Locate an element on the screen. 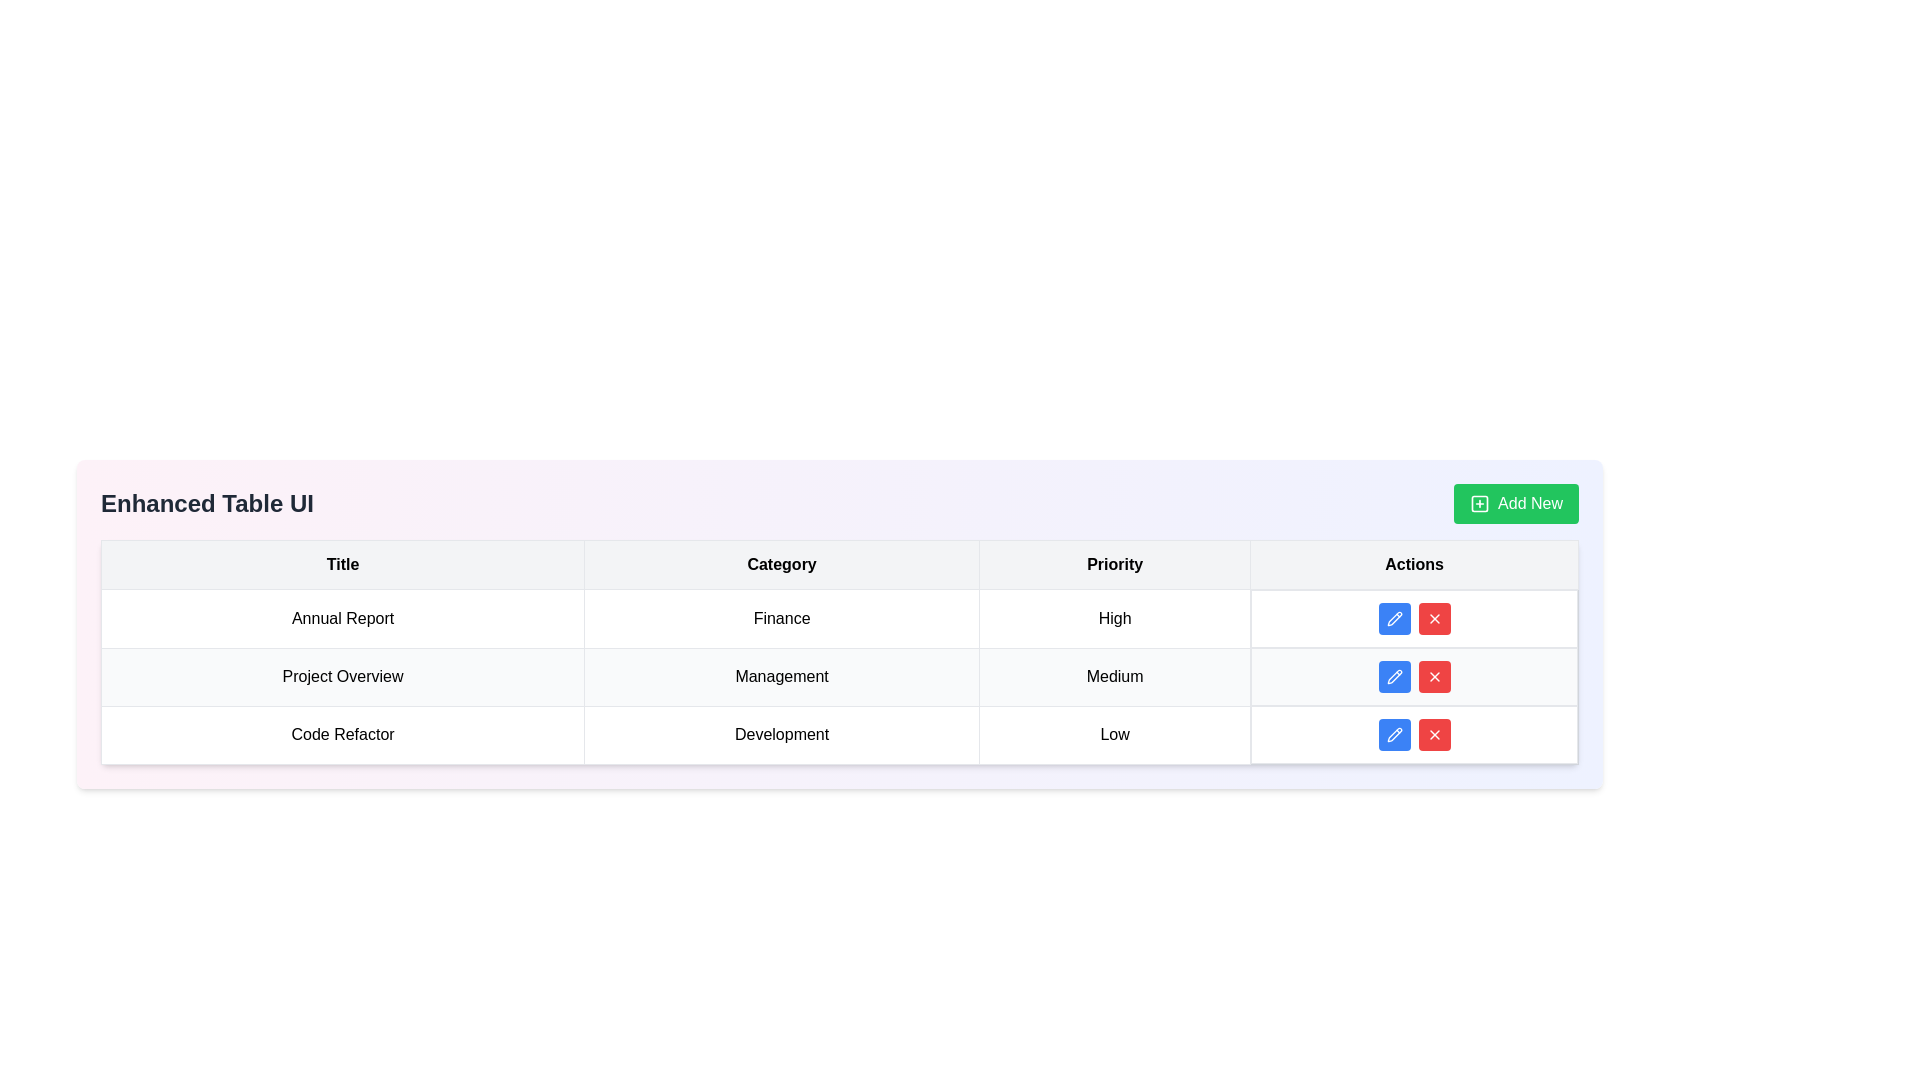 The height and width of the screenshot is (1080, 1920). the 'Annual Report' text in the first cell of the first data row under the 'Title' column of the table is located at coordinates (343, 617).